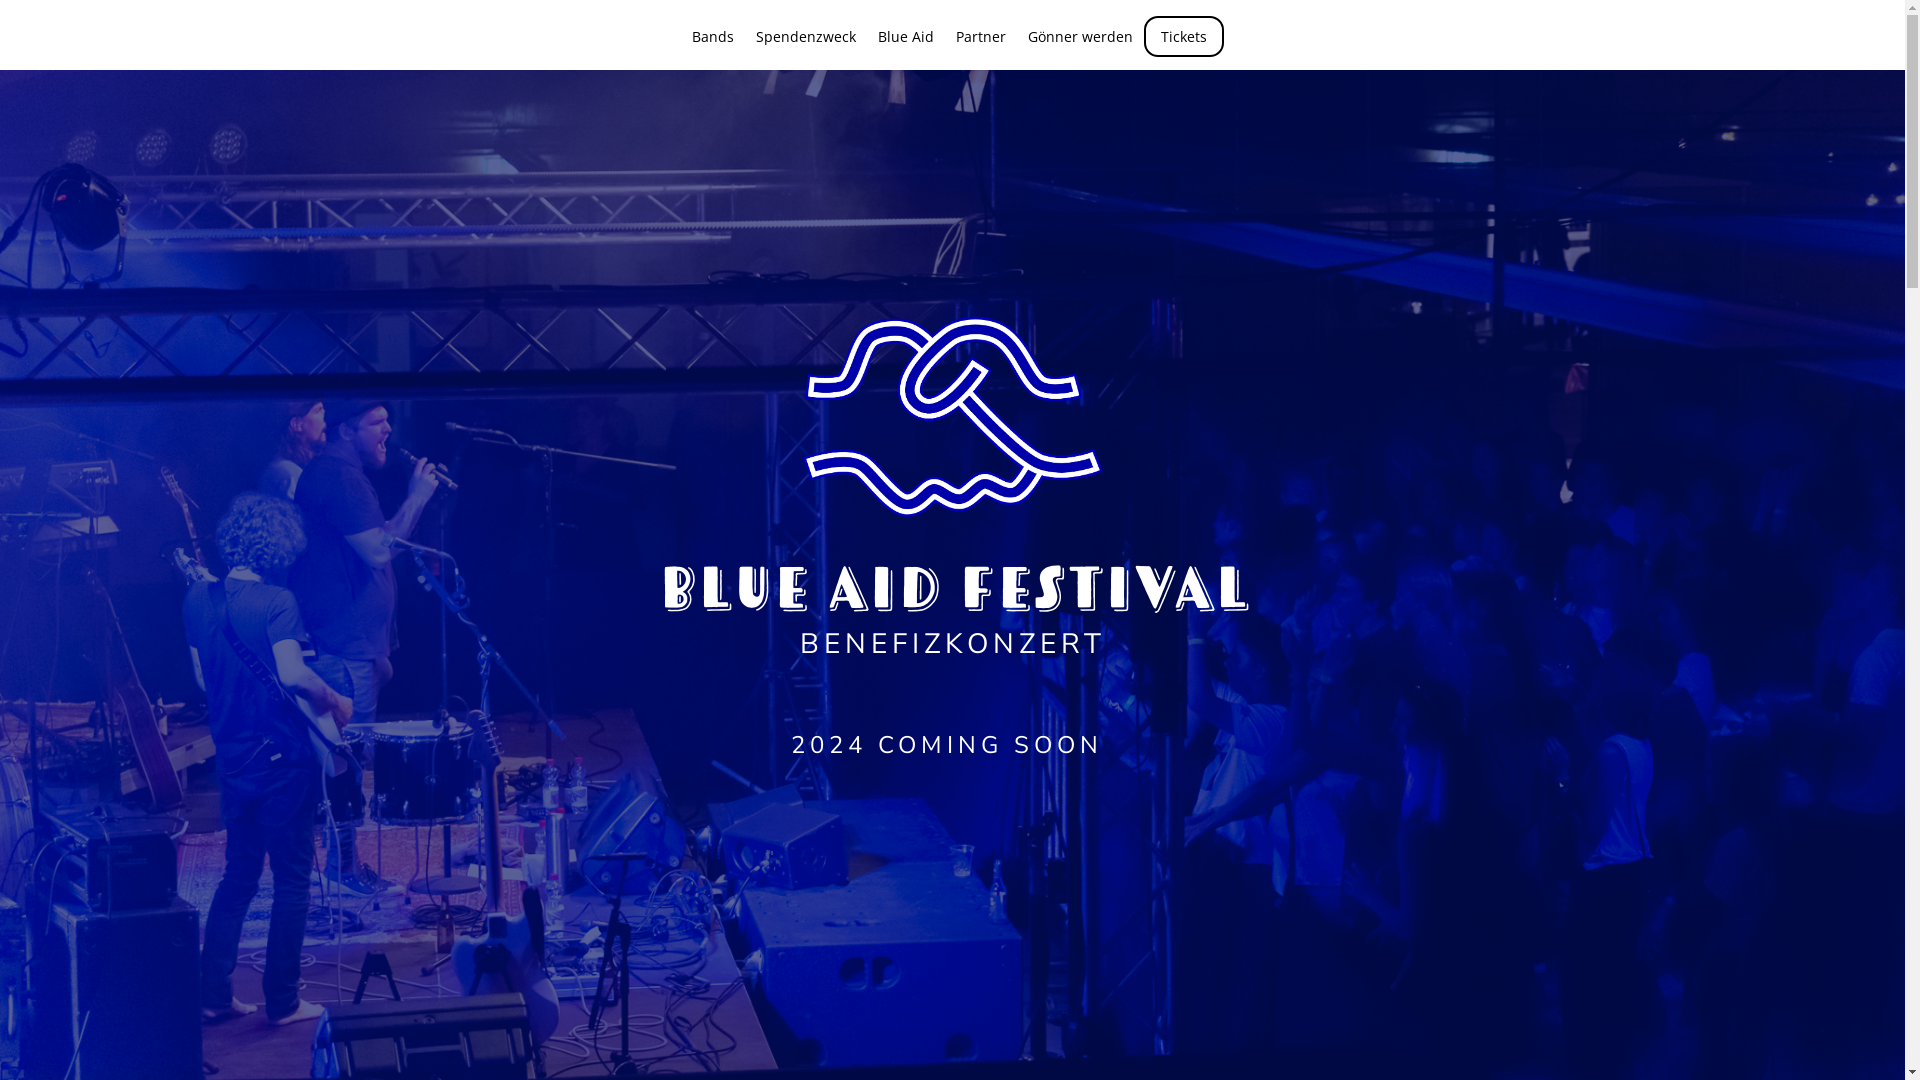 Image resolution: width=1920 pixels, height=1080 pixels. I want to click on 'Blue Aid', so click(905, 50).